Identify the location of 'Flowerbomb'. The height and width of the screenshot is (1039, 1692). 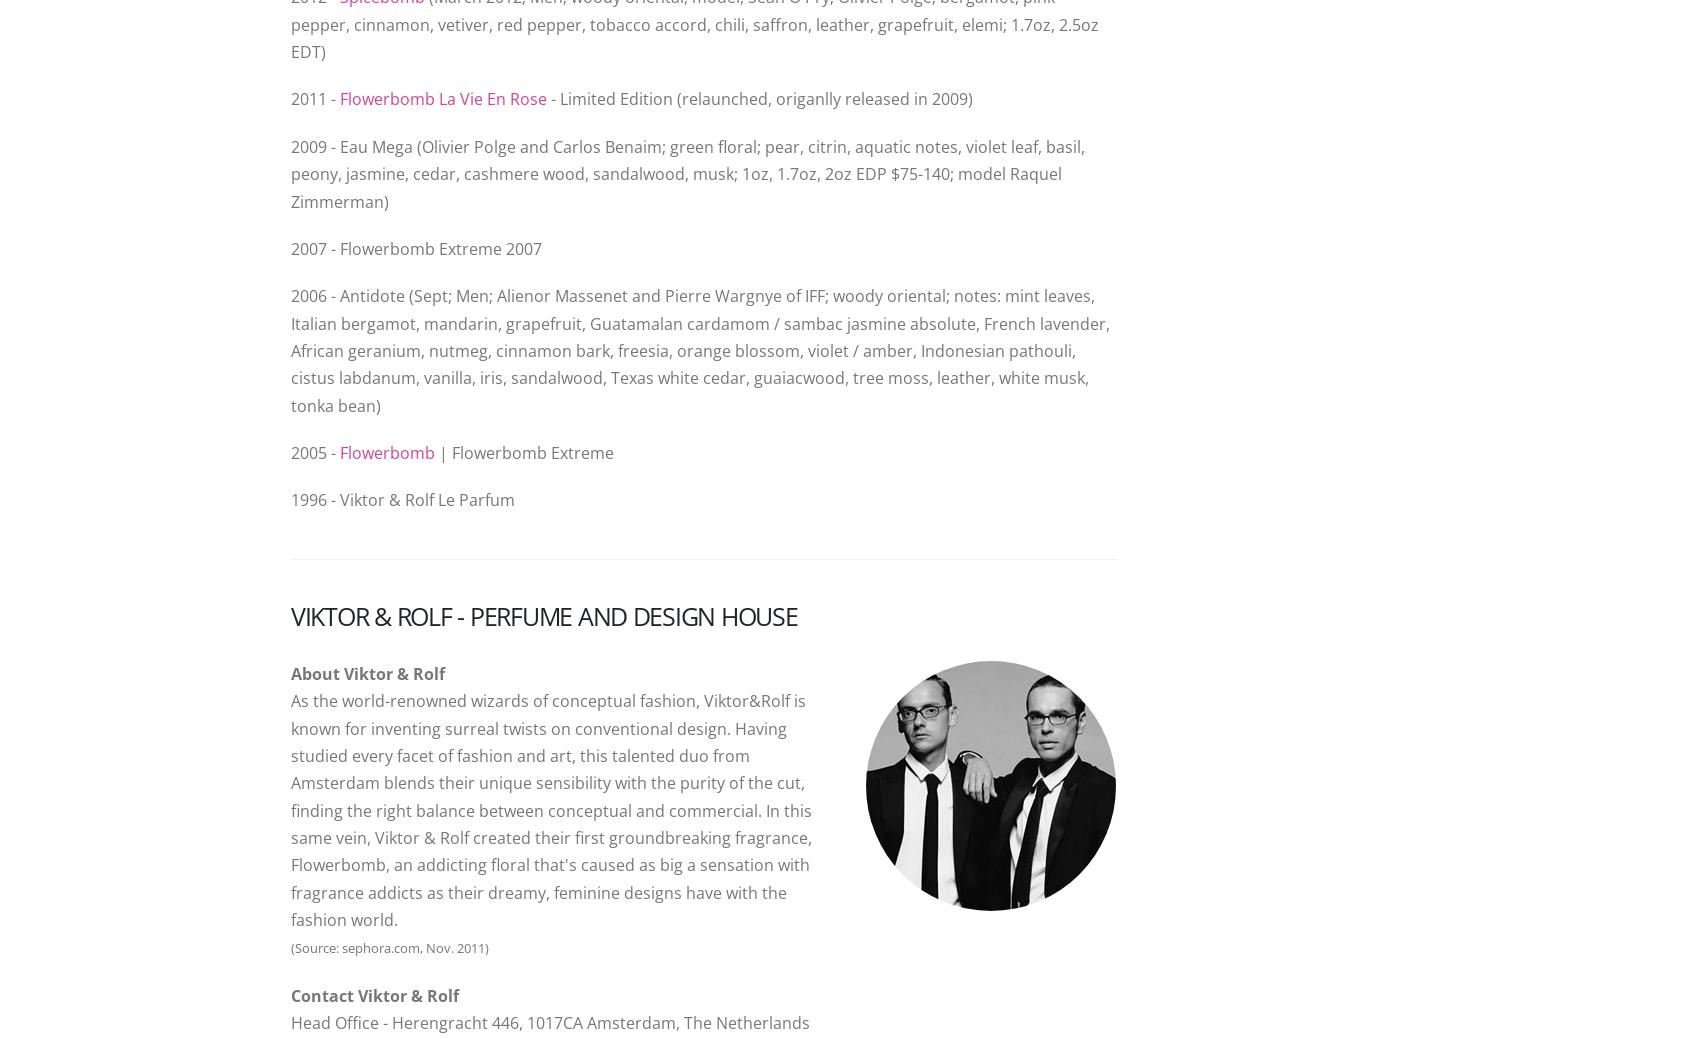
(387, 452).